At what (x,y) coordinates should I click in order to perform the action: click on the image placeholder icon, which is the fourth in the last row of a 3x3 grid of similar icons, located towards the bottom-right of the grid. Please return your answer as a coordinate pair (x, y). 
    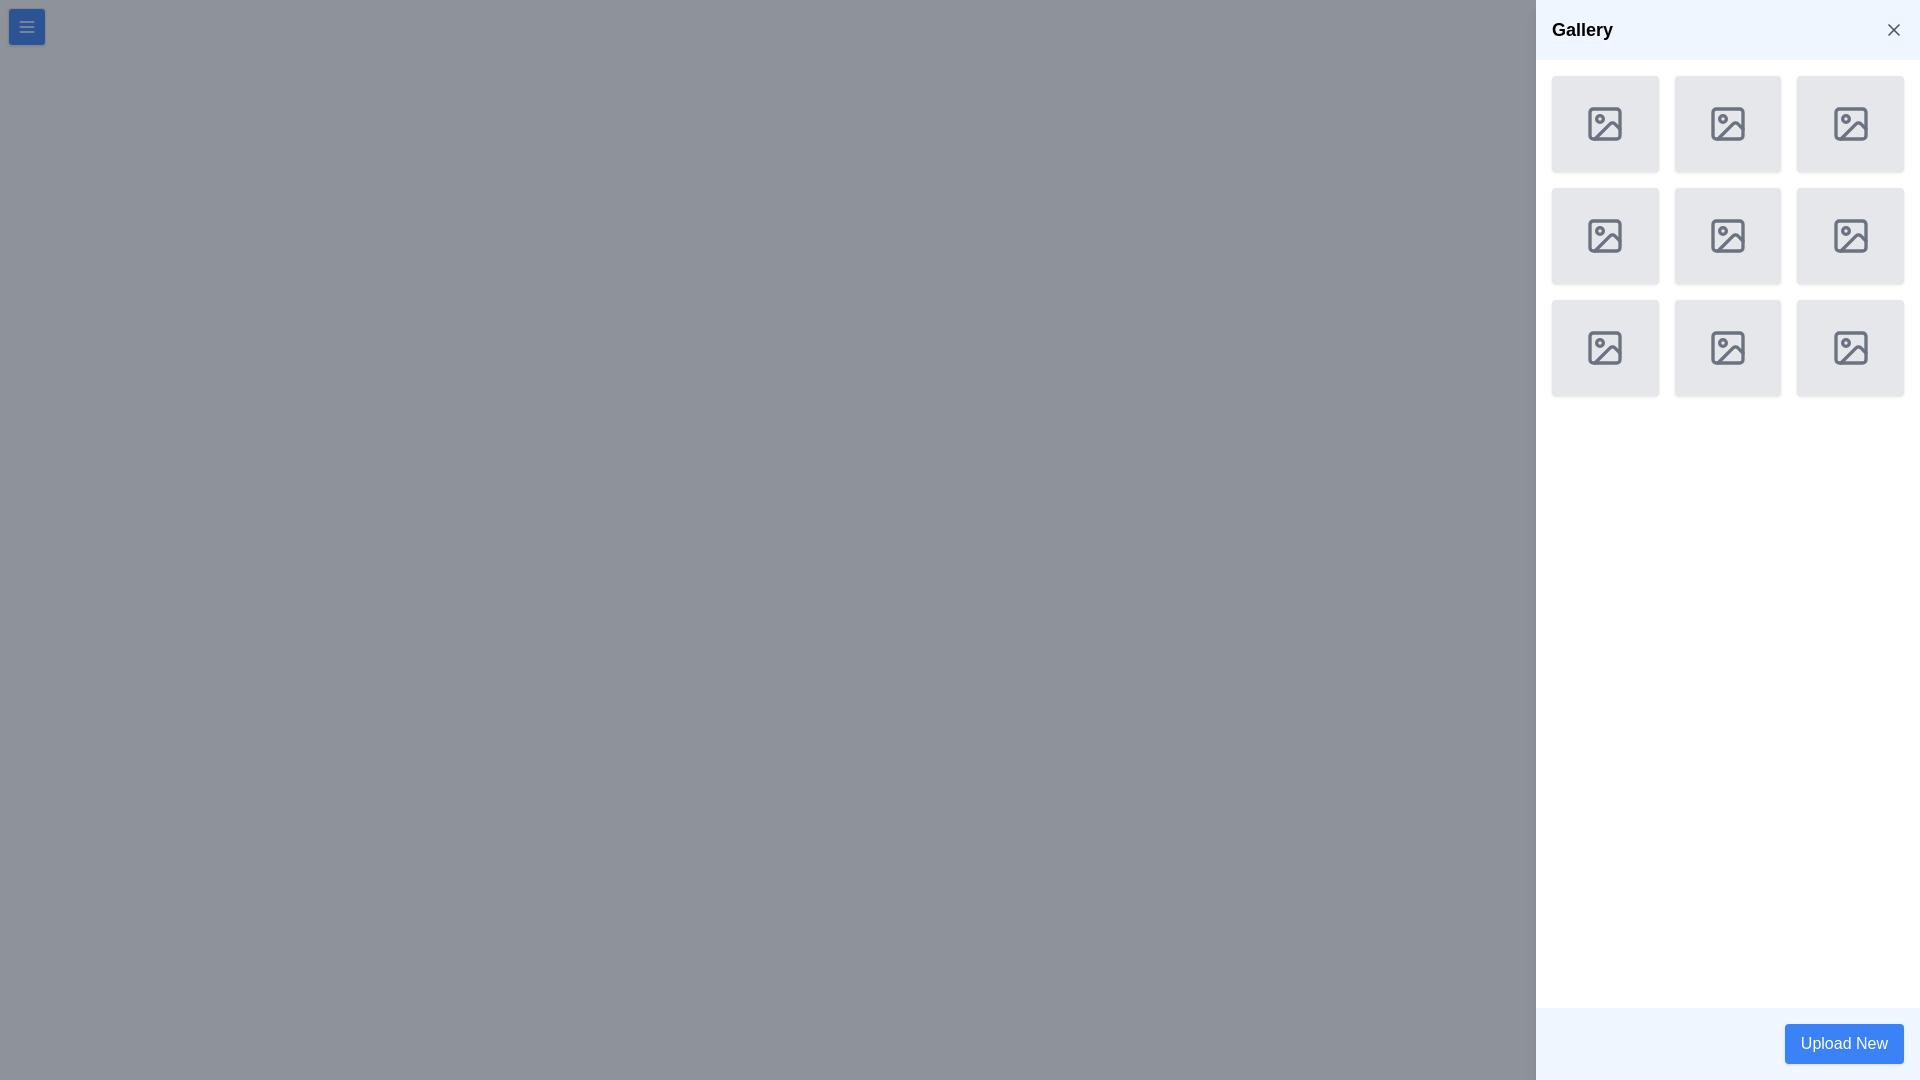
    Looking at the image, I should click on (1849, 346).